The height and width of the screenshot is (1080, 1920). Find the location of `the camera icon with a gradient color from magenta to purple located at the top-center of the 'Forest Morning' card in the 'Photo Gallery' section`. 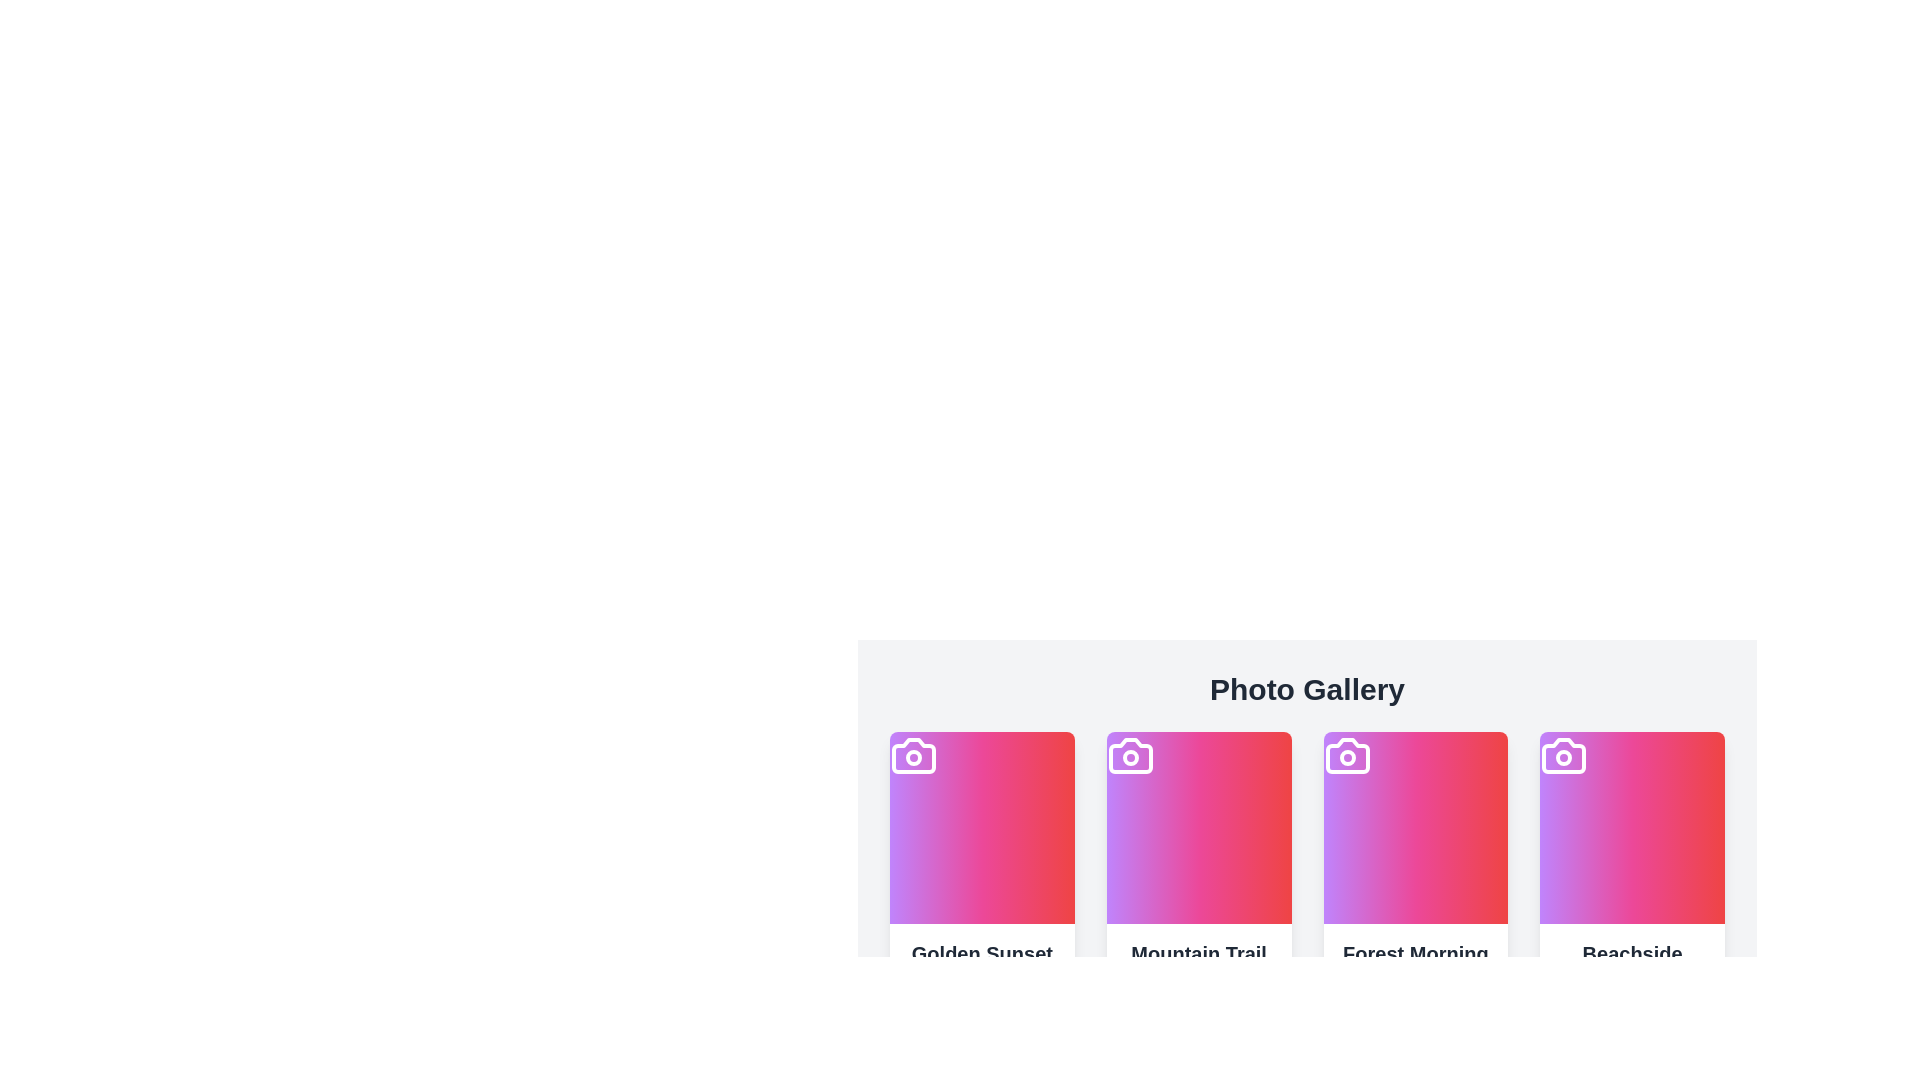

the camera icon with a gradient color from magenta to purple located at the top-center of the 'Forest Morning' card in the 'Photo Gallery' section is located at coordinates (1347, 756).